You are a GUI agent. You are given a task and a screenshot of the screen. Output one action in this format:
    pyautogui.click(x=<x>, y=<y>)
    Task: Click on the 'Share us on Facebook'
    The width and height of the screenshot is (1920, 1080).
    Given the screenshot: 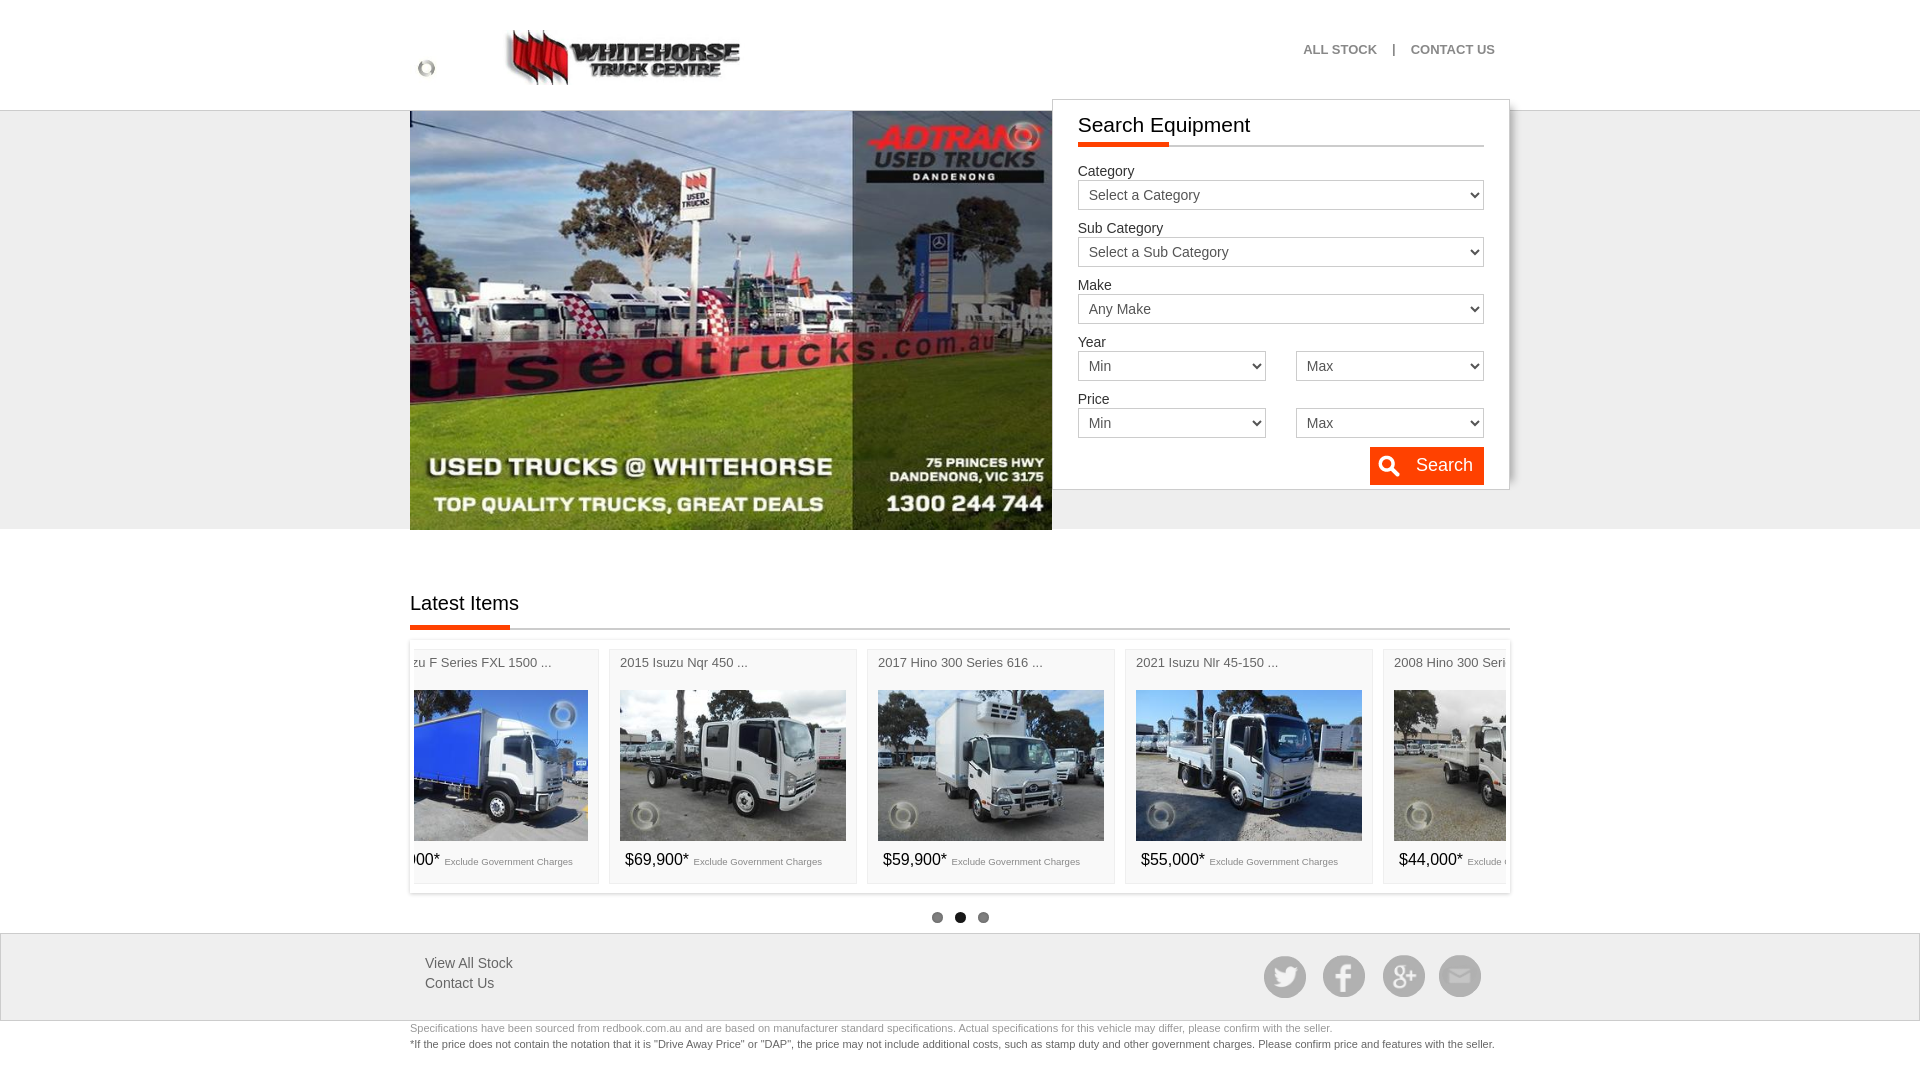 What is the action you would take?
    pyautogui.click(x=1320, y=975)
    